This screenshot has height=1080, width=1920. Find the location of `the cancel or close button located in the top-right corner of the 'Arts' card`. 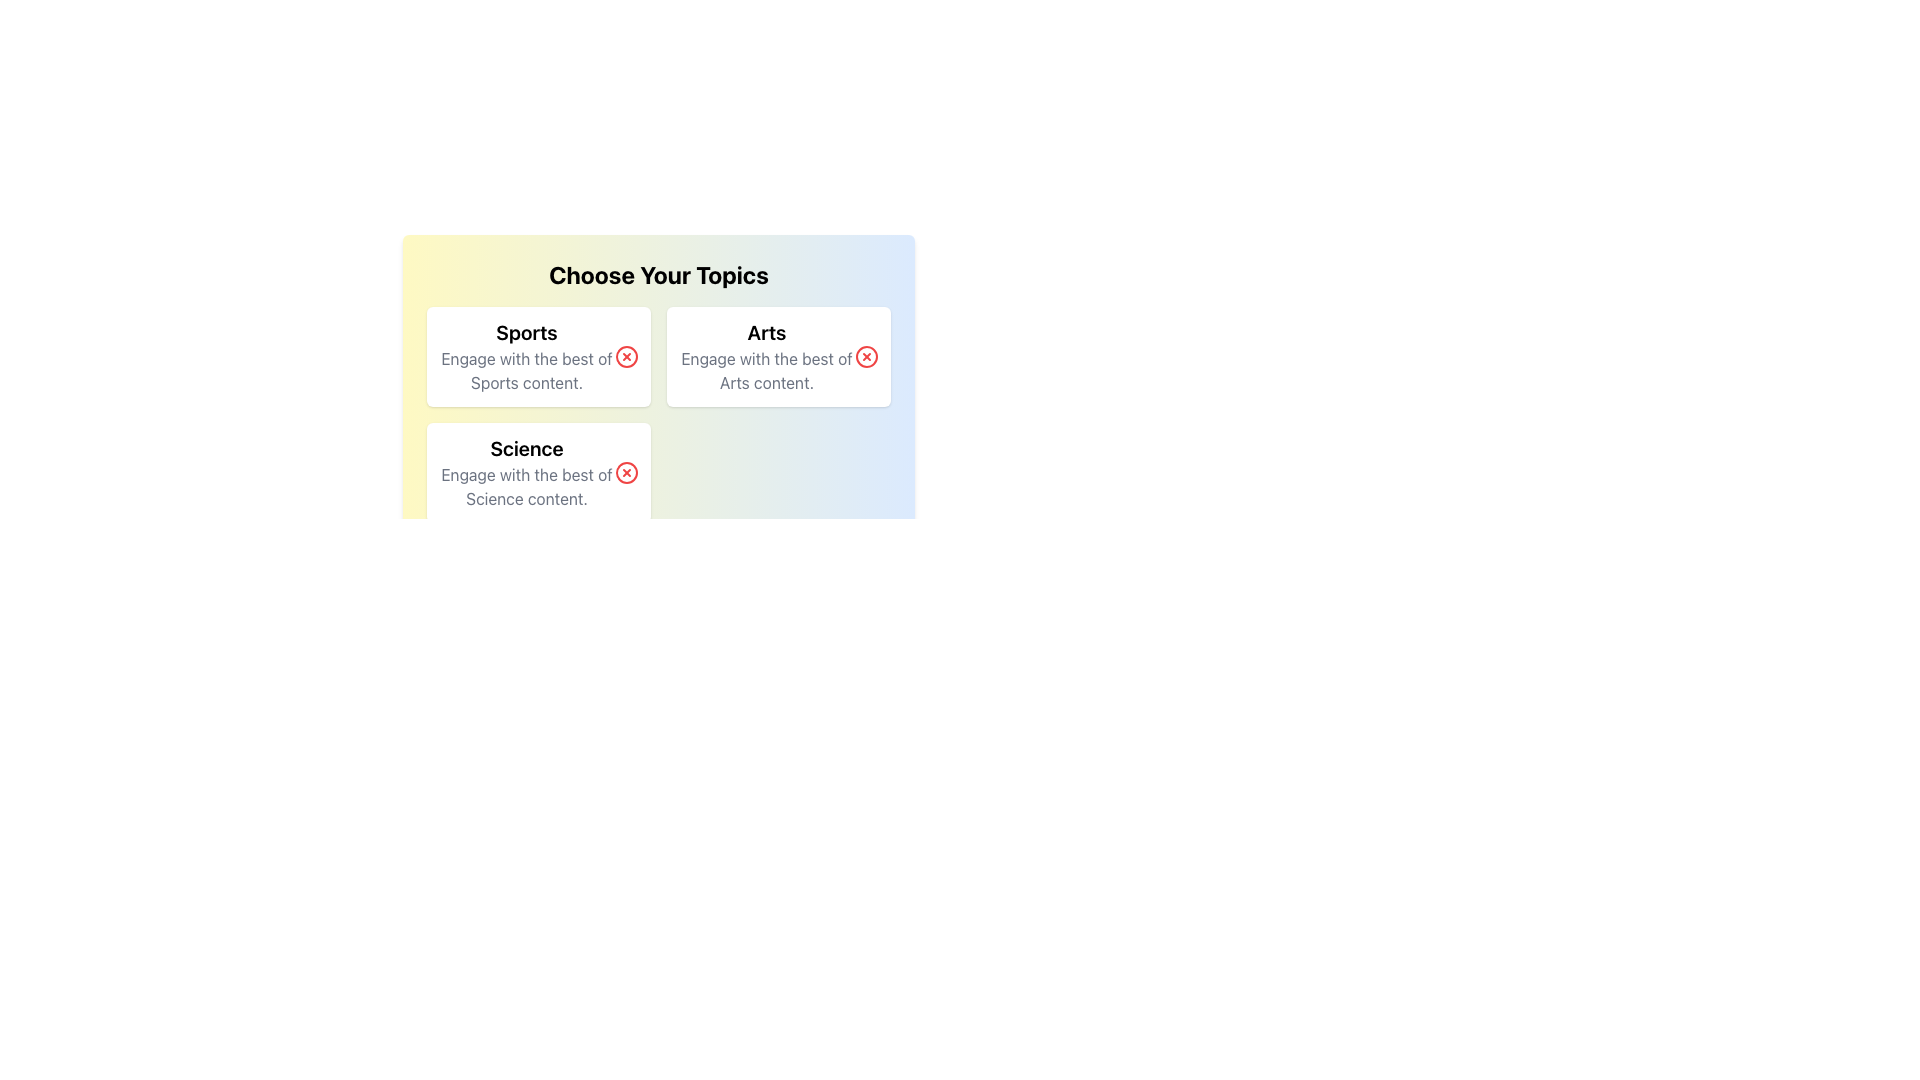

the cancel or close button located in the top-right corner of the 'Arts' card is located at coordinates (867, 356).